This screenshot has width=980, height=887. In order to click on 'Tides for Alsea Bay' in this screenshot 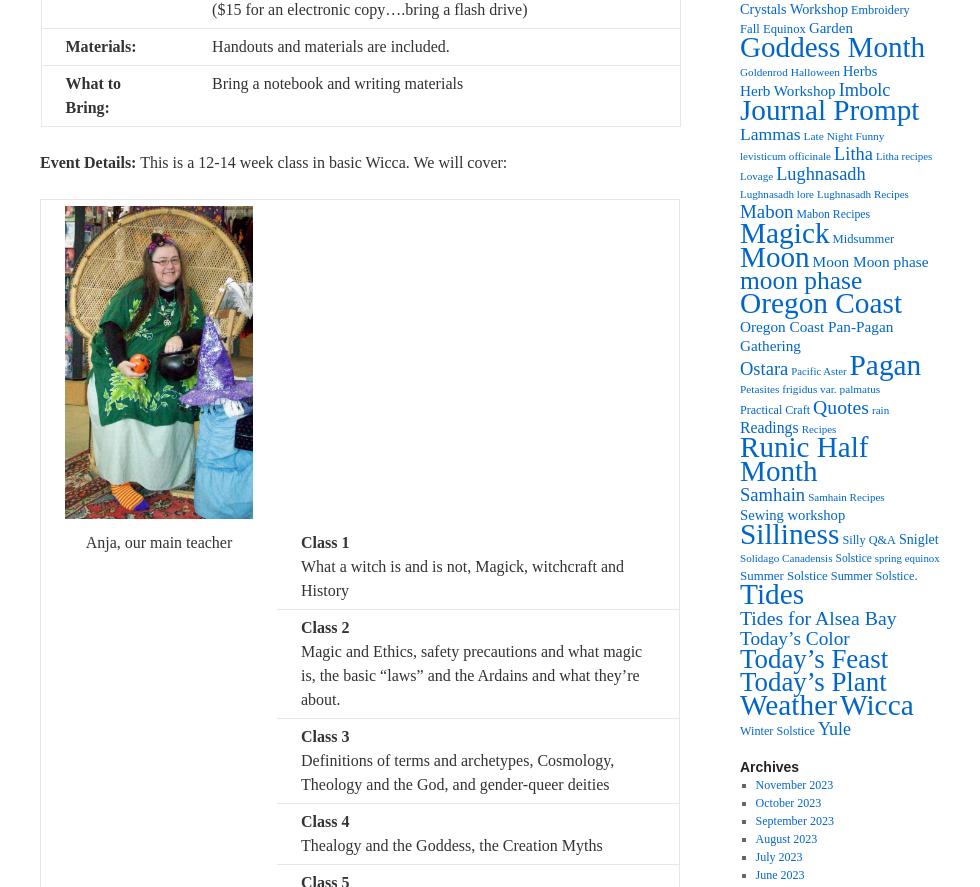, I will do `click(818, 617)`.